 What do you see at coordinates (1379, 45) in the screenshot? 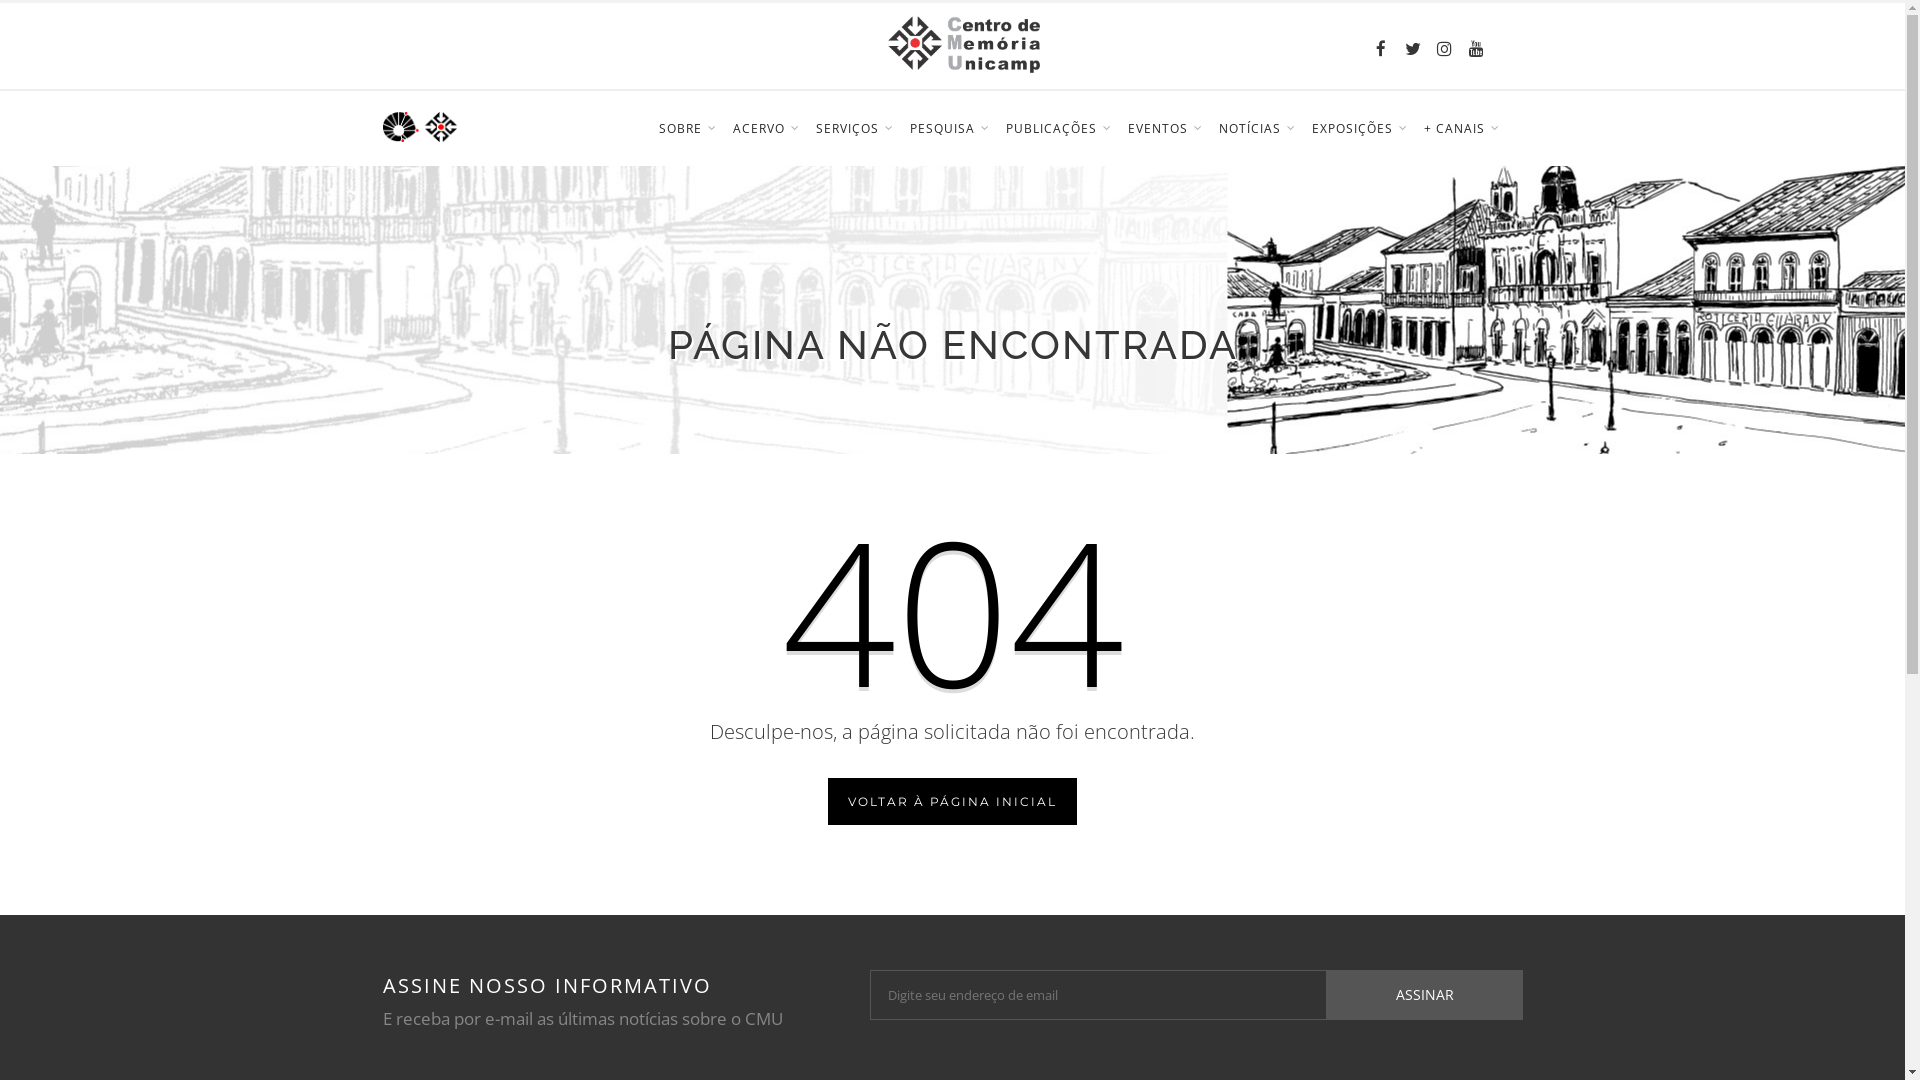
I see `'Facebook'` at bounding box center [1379, 45].